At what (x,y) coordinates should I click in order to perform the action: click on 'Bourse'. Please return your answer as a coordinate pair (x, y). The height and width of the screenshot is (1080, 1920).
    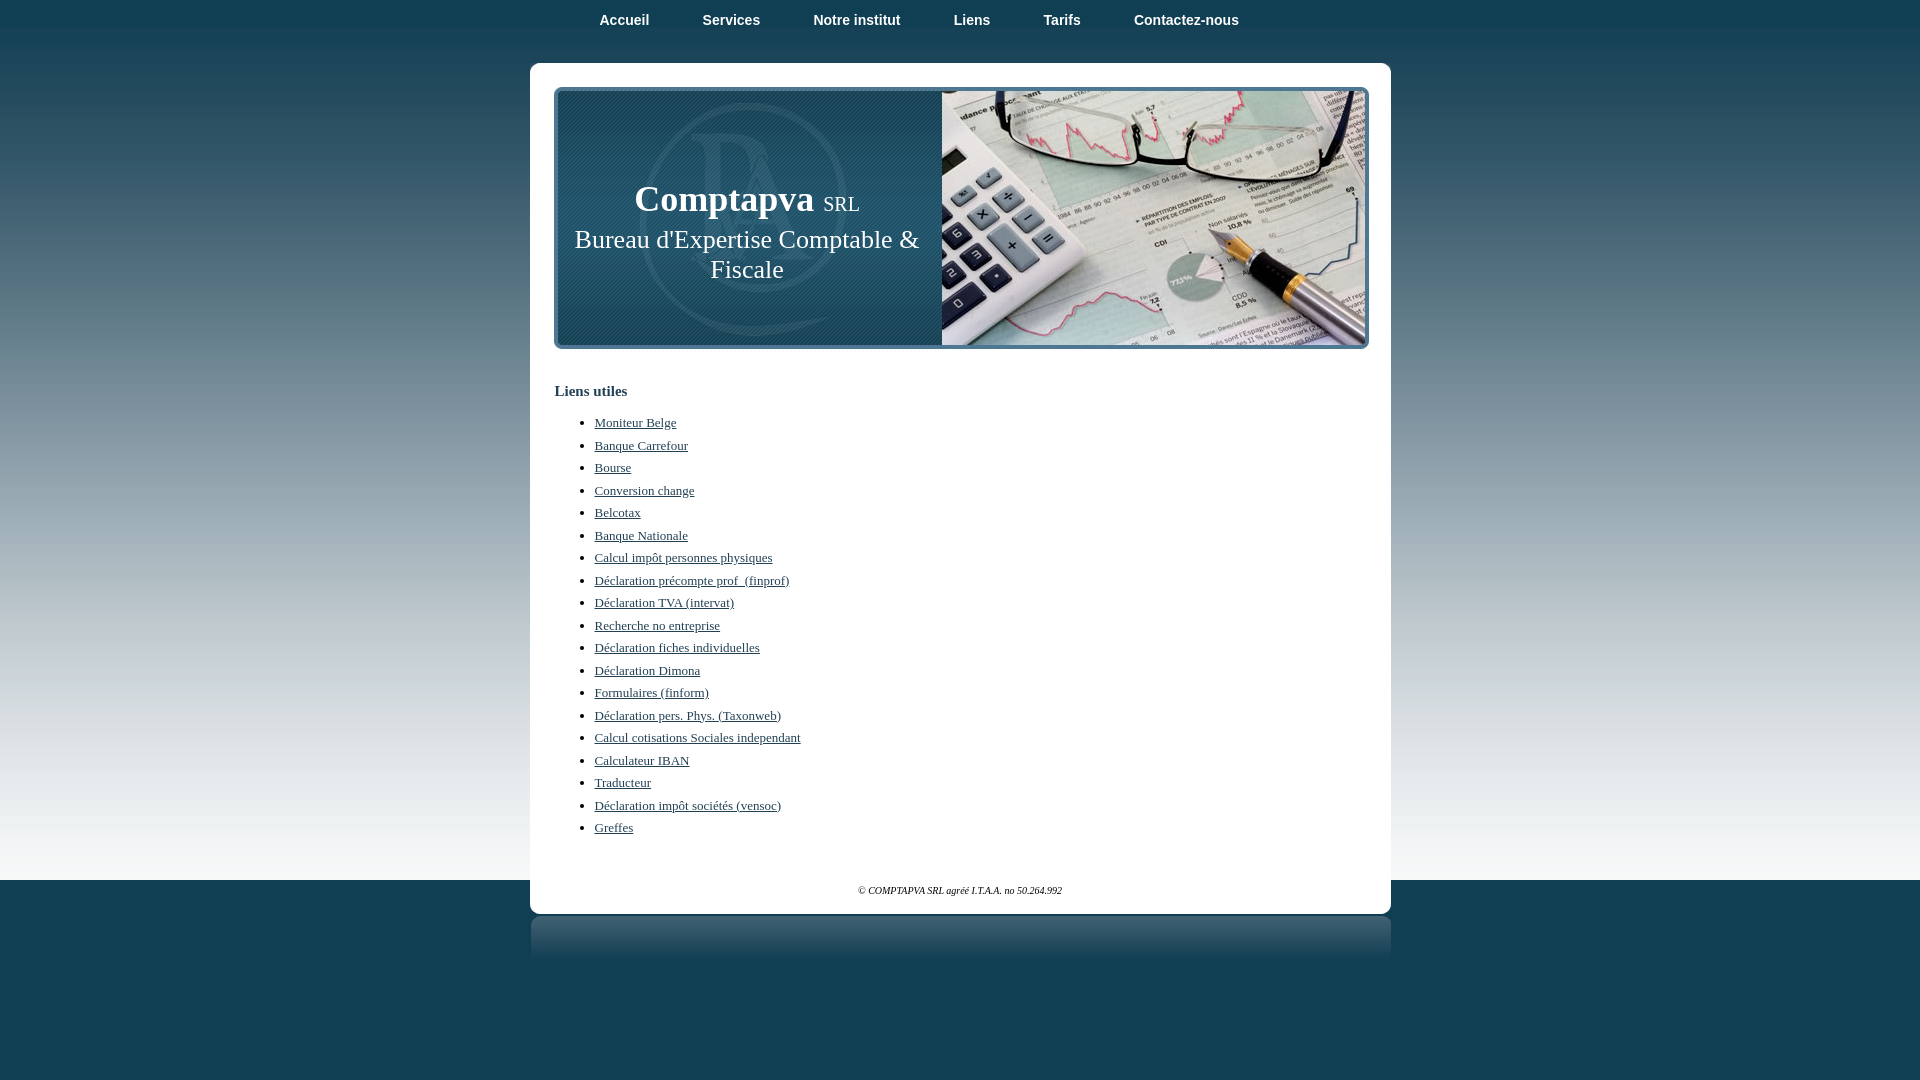
    Looking at the image, I should click on (611, 467).